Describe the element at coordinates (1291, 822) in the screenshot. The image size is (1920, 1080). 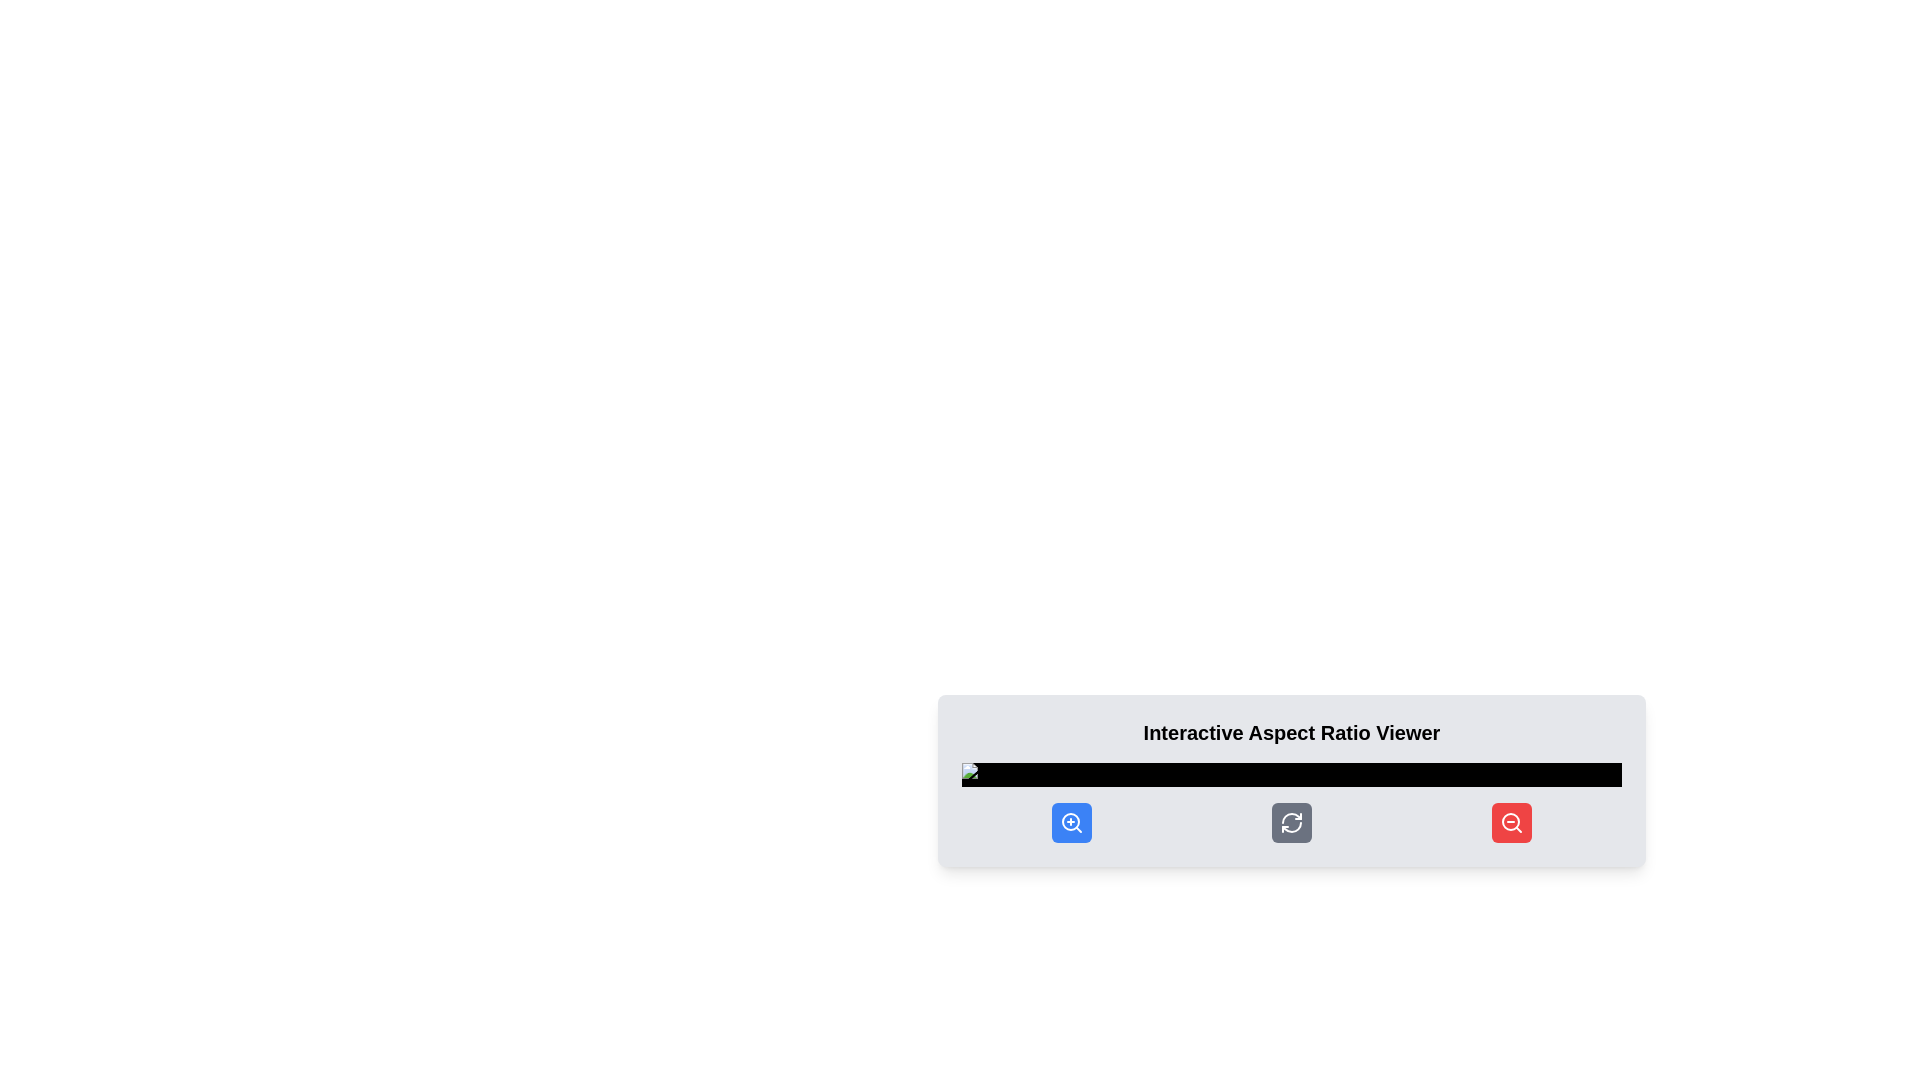
I see `the middle button of the button group layout located below the 'Interactive Aspect Ratio Viewer' heading` at that location.